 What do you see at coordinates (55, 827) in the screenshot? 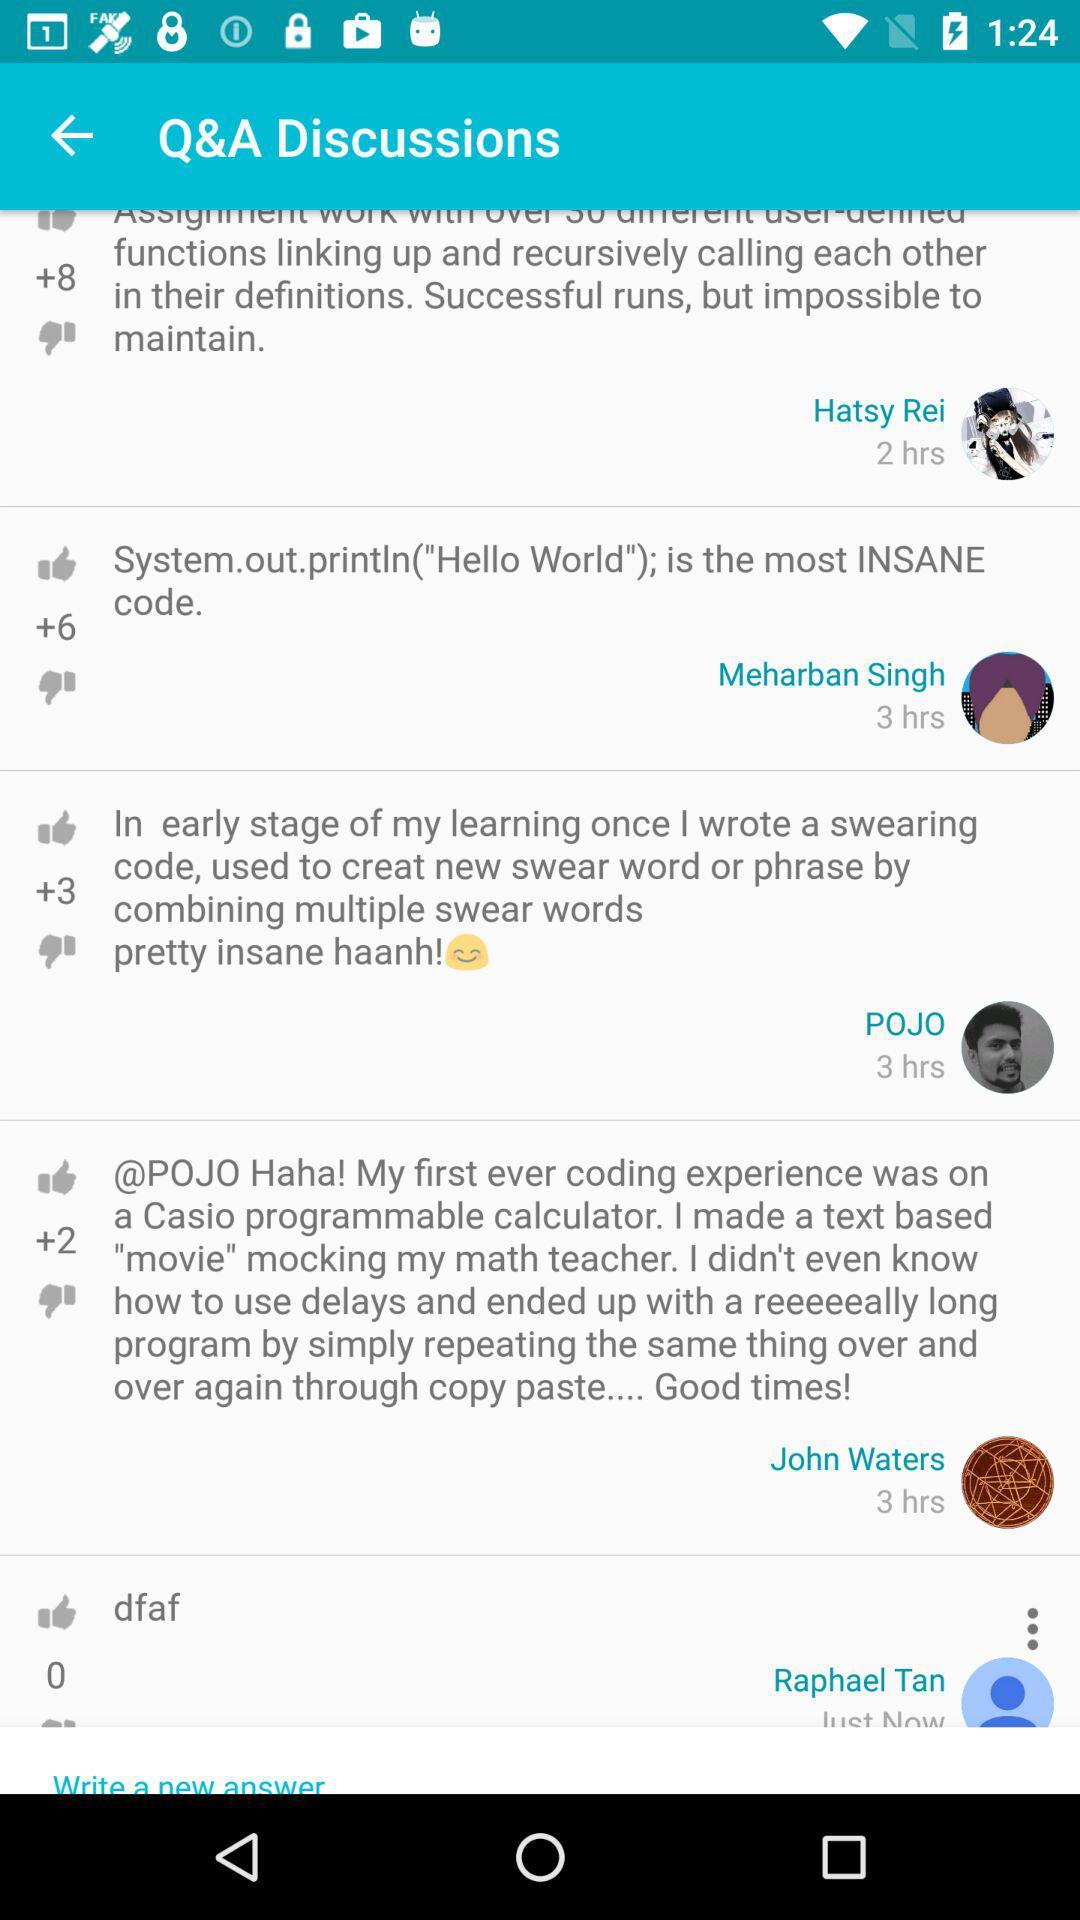
I see `upvote the comment` at bounding box center [55, 827].